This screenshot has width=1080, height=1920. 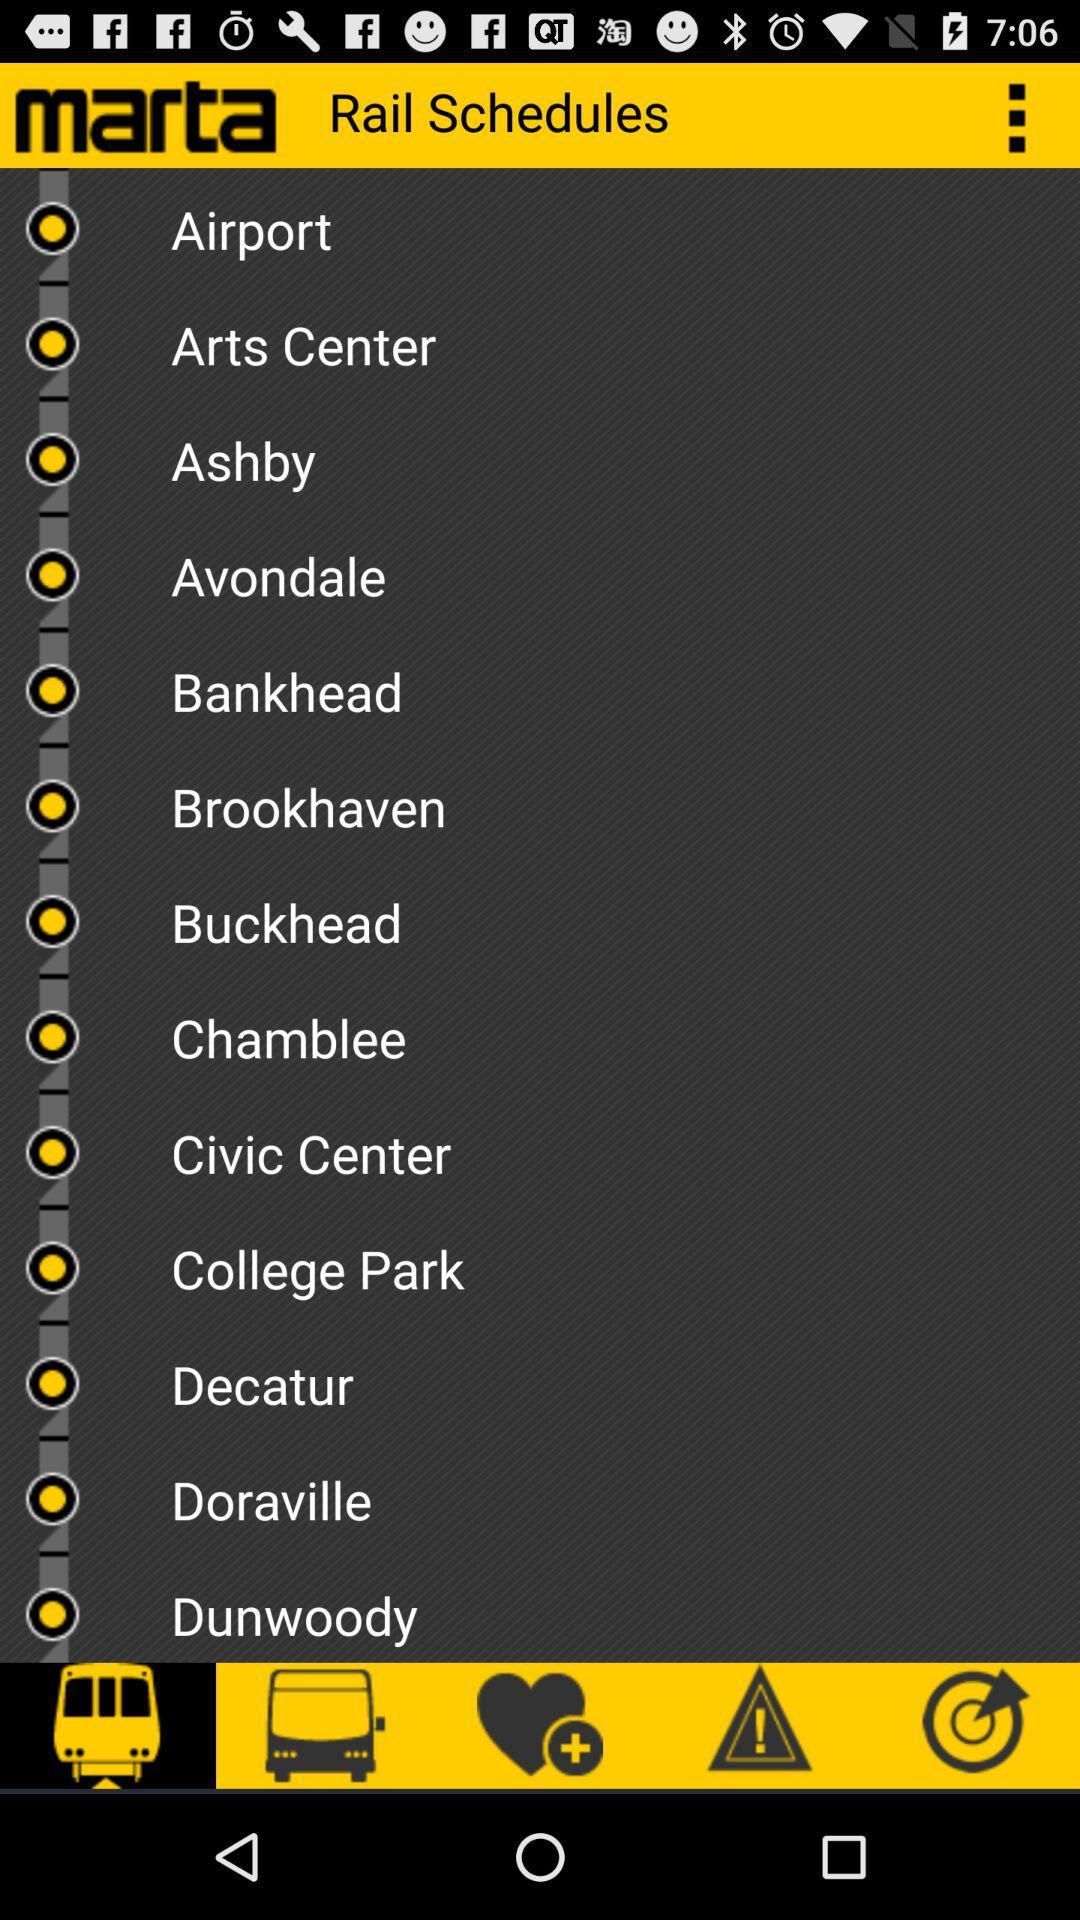 What do you see at coordinates (624, 914) in the screenshot?
I see `buckhead` at bounding box center [624, 914].